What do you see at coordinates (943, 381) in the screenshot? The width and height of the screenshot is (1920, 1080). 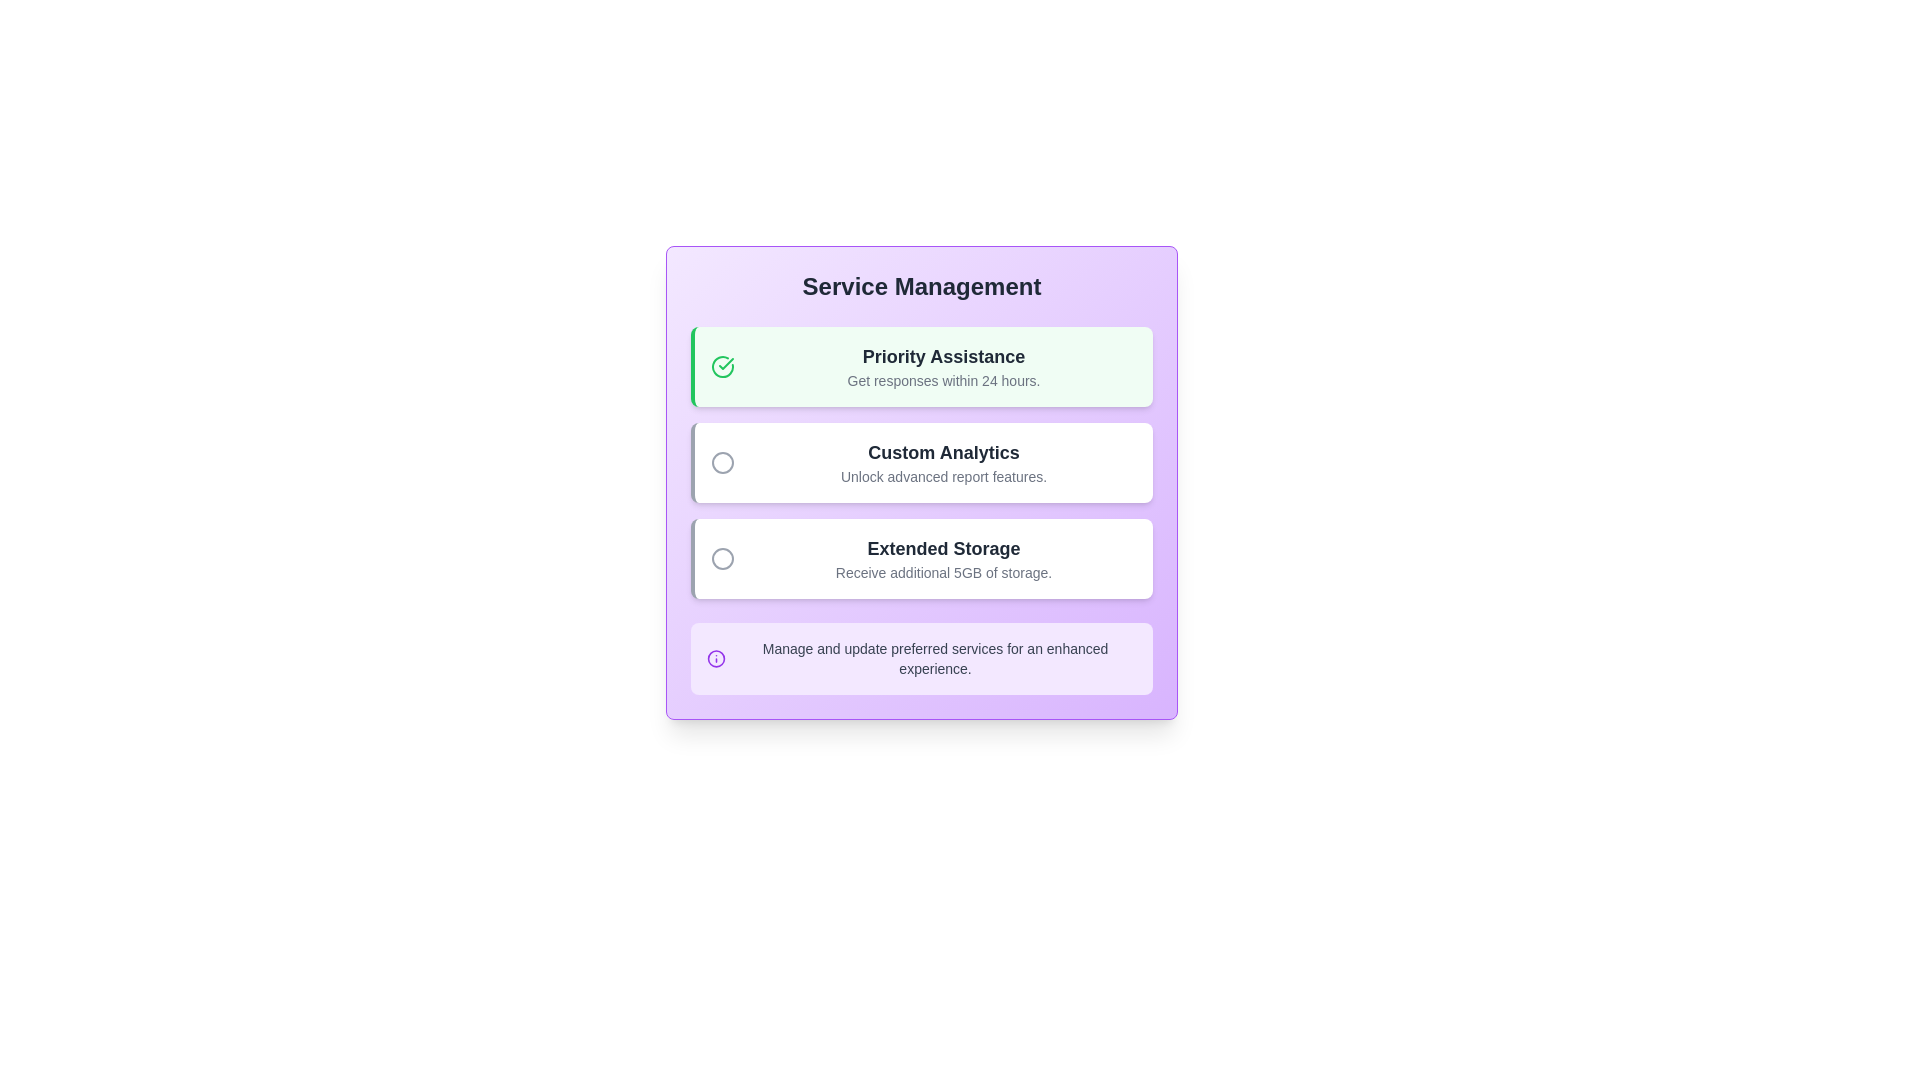 I see `the text label that reads 'Get responses within 24 hours.' located beneath the 'Priority Assistance' title in the green card on the 'Service Management' interface` at bounding box center [943, 381].